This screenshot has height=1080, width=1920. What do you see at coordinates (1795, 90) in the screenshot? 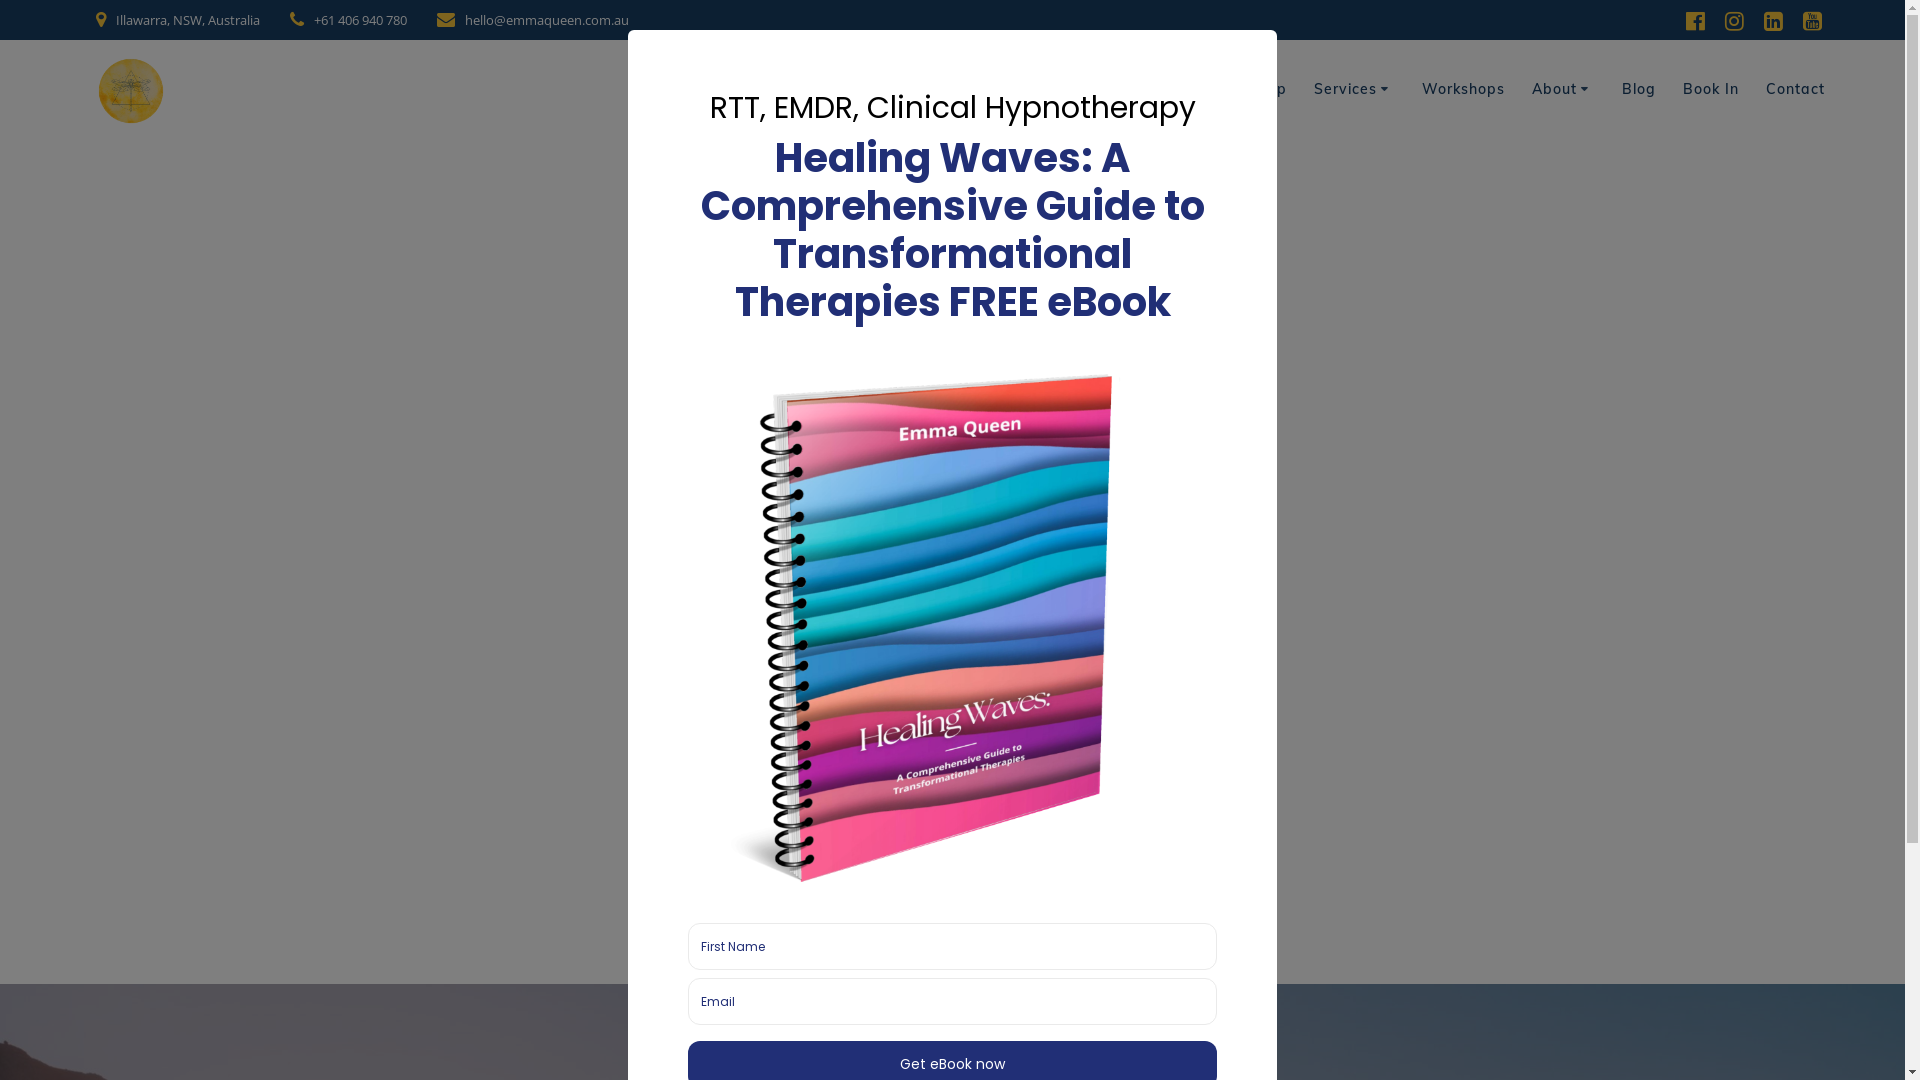
I see `'Contact'` at bounding box center [1795, 90].